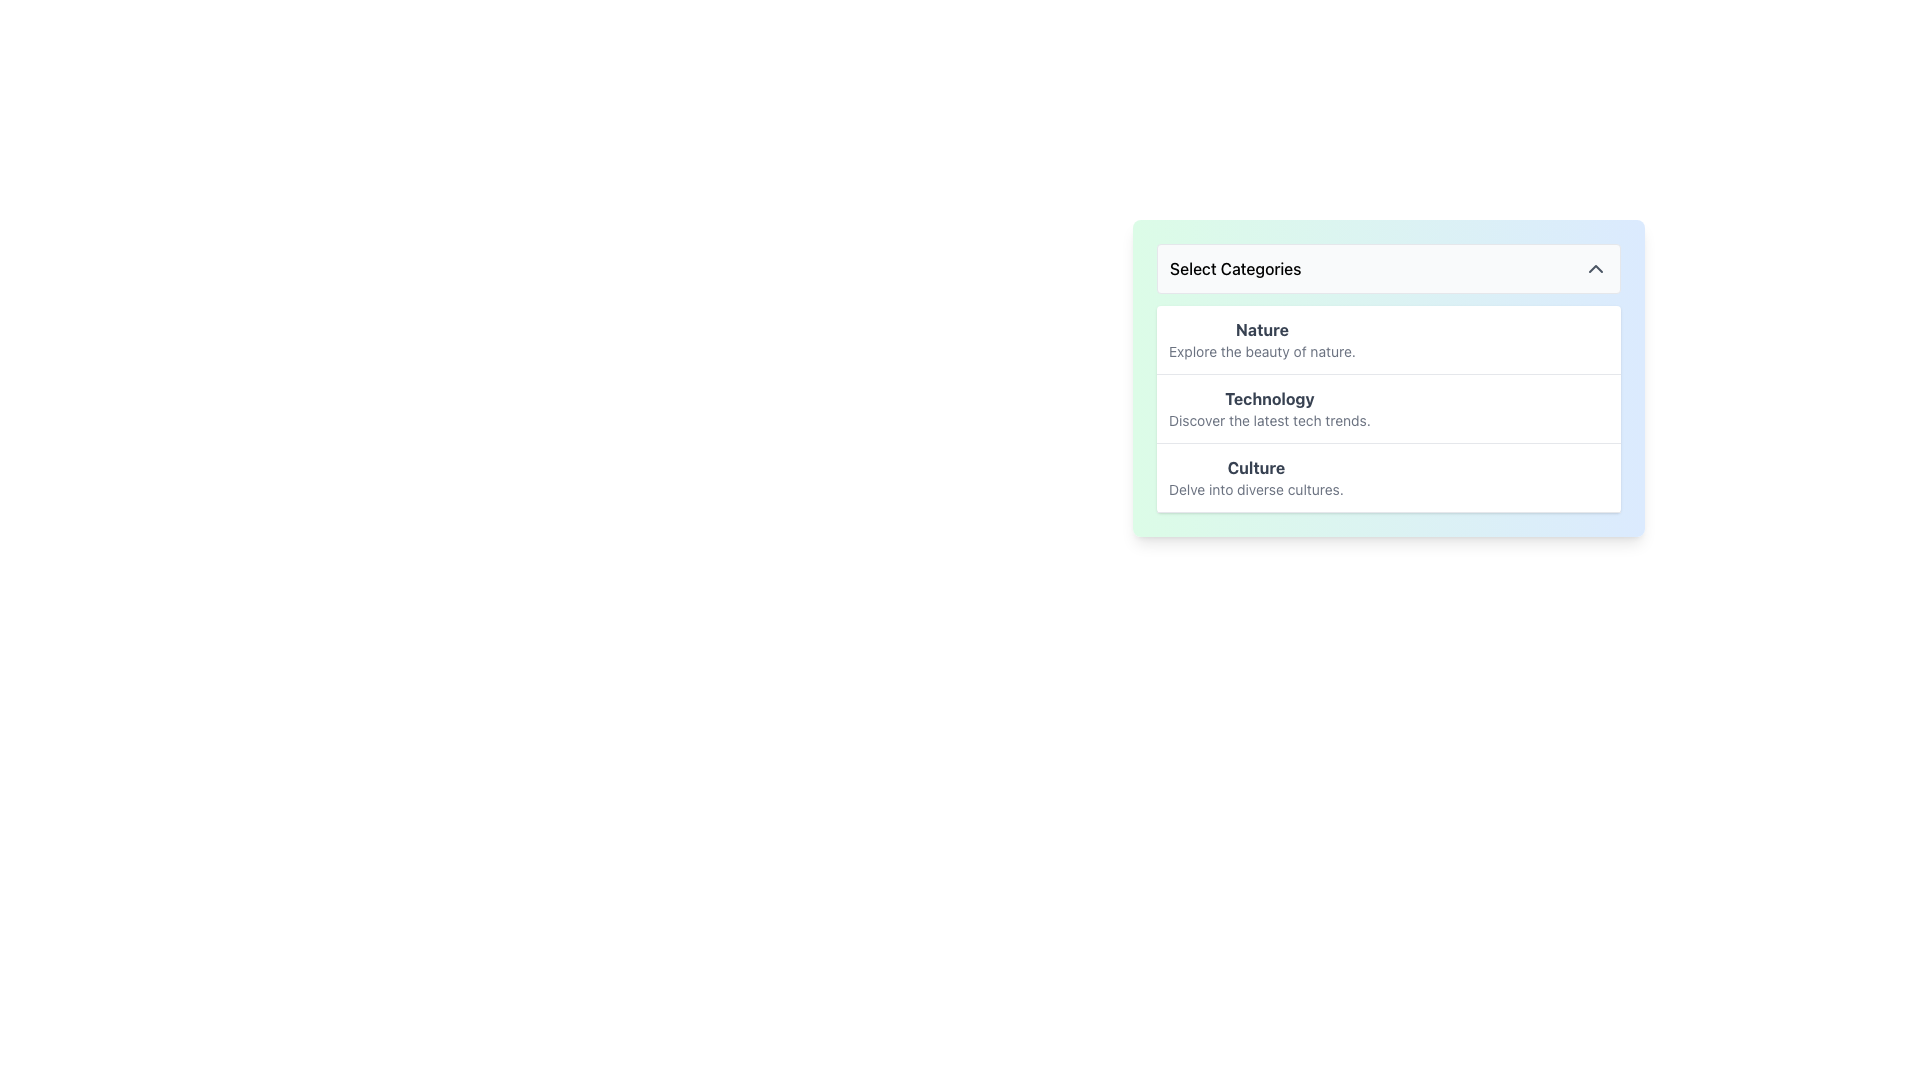 The height and width of the screenshot is (1080, 1920). I want to click on informational text describing the 'Culture' category, which is located under the 'Select Categories' section, directly below the 'Culture' heading, so click(1255, 489).